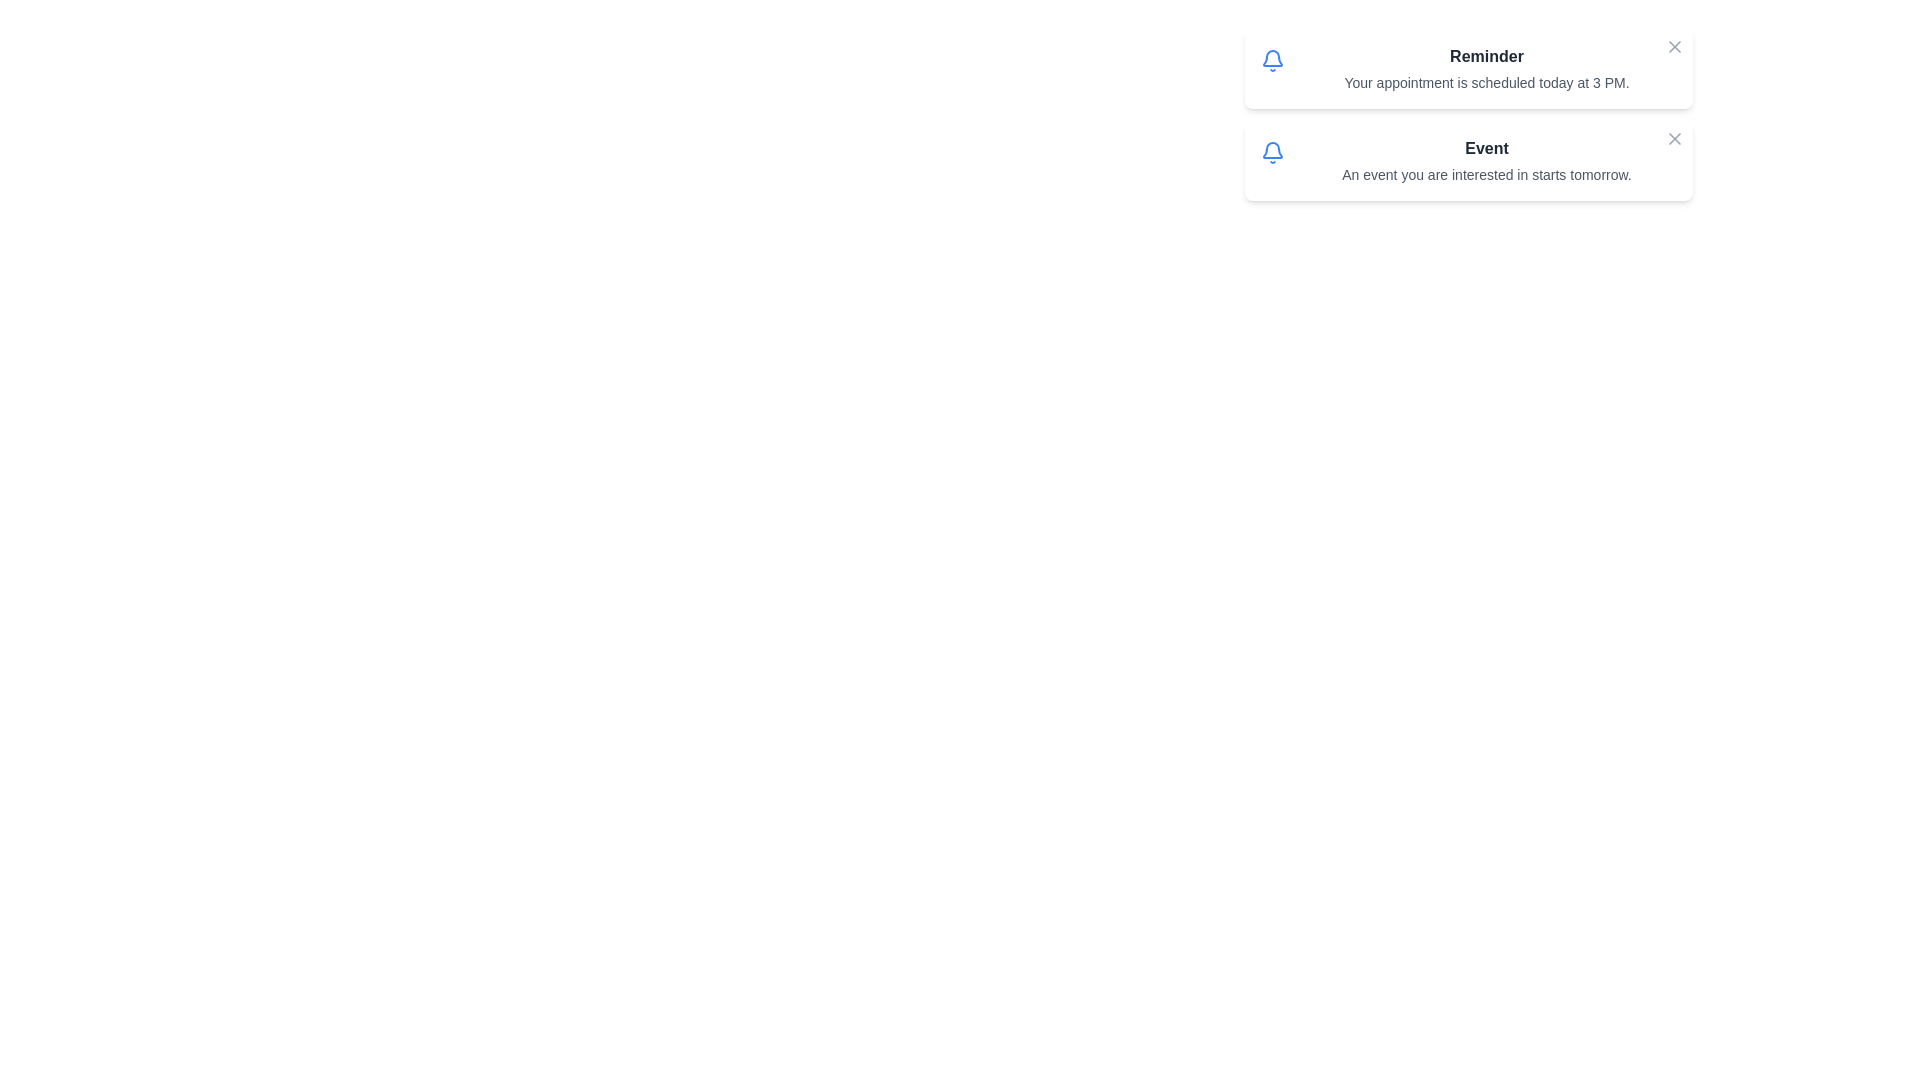 The width and height of the screenshot is (1920, 1080). Describe the element at coordinates (1487, 160) in the screenshot. I see `informational text within the second notification card located in the upper right half of the interface` at that location.